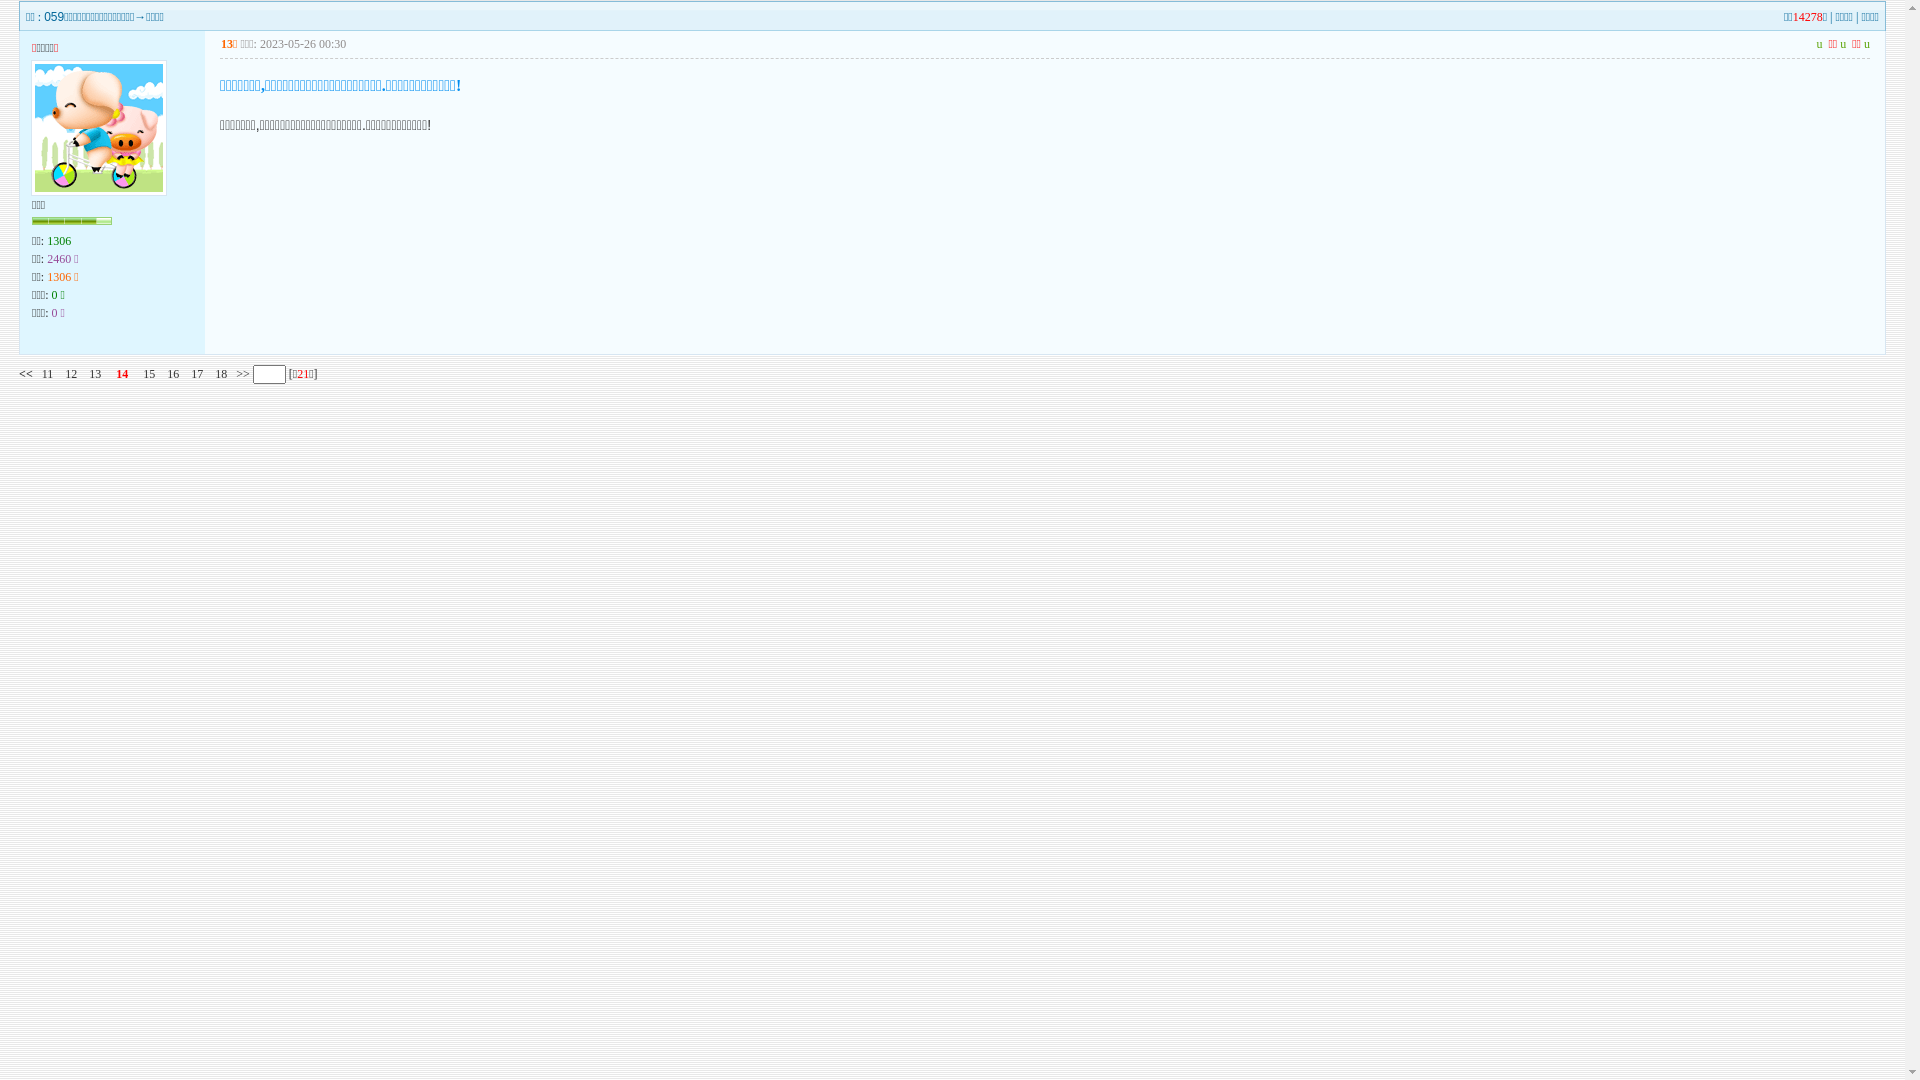 This screenshot has width=1920, height=1080. What do you see at coordinates (240, 374) in the screenshot?
I see `'>>'` at bounding box center [240, 374].